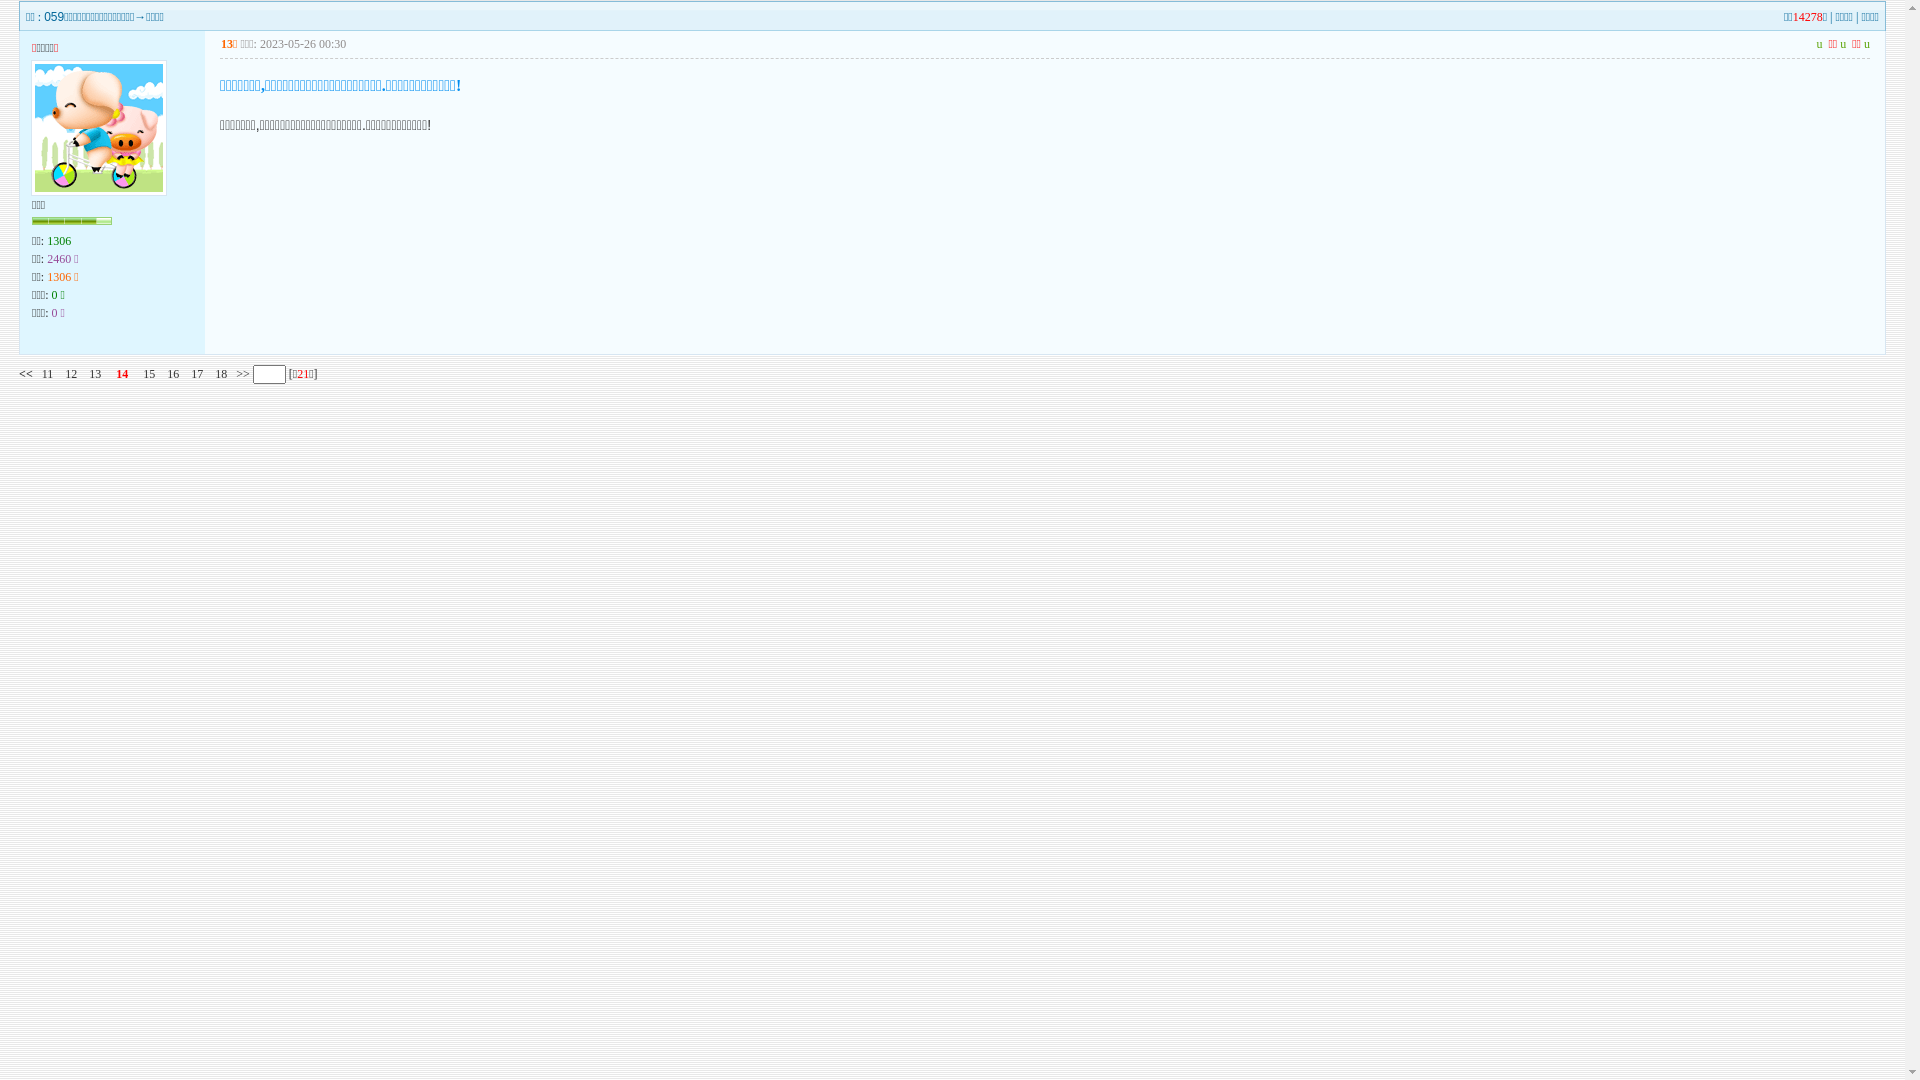 This screenshot has width=1920, height=1080. What do you see at coordinates (240, 374) in the screenshot?
I see `'>>'` at bounding box center [240, 374].